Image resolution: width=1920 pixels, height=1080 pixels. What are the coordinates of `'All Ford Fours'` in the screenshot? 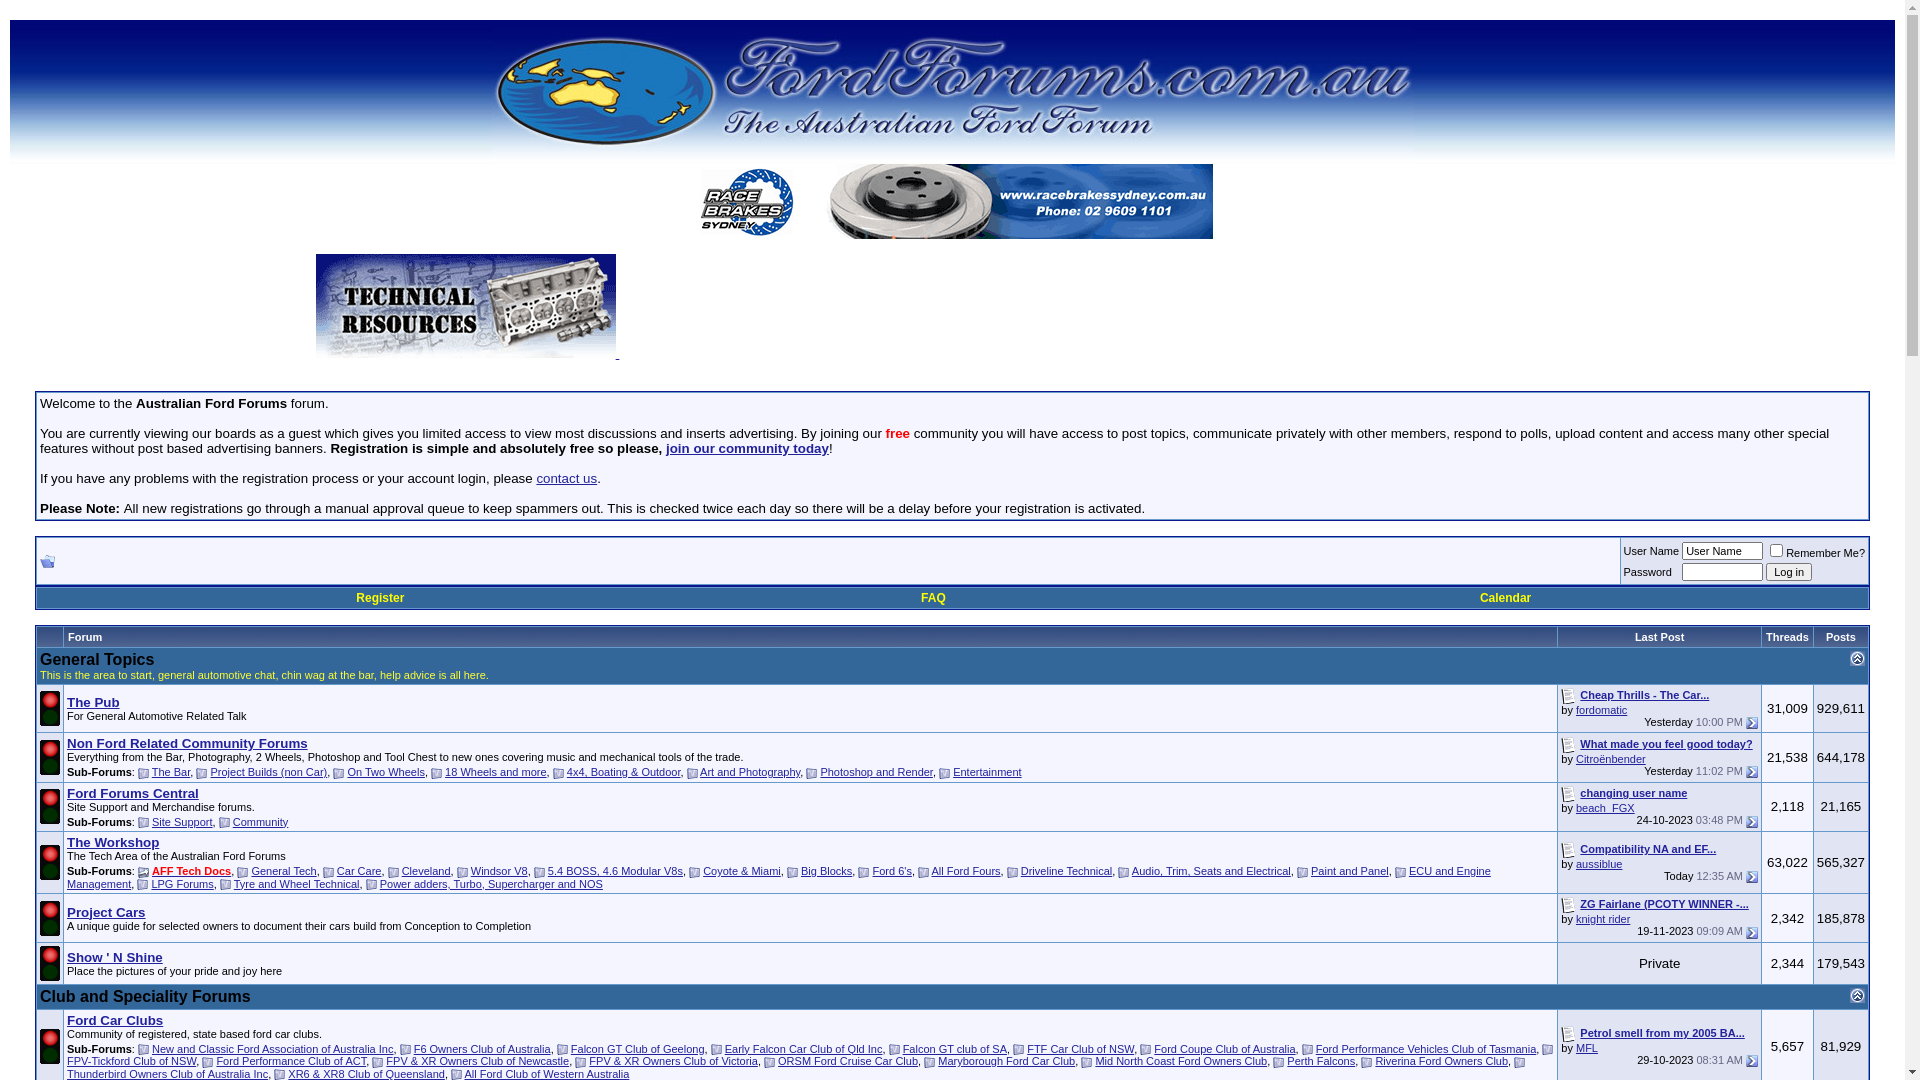 It's located at (966, 870).